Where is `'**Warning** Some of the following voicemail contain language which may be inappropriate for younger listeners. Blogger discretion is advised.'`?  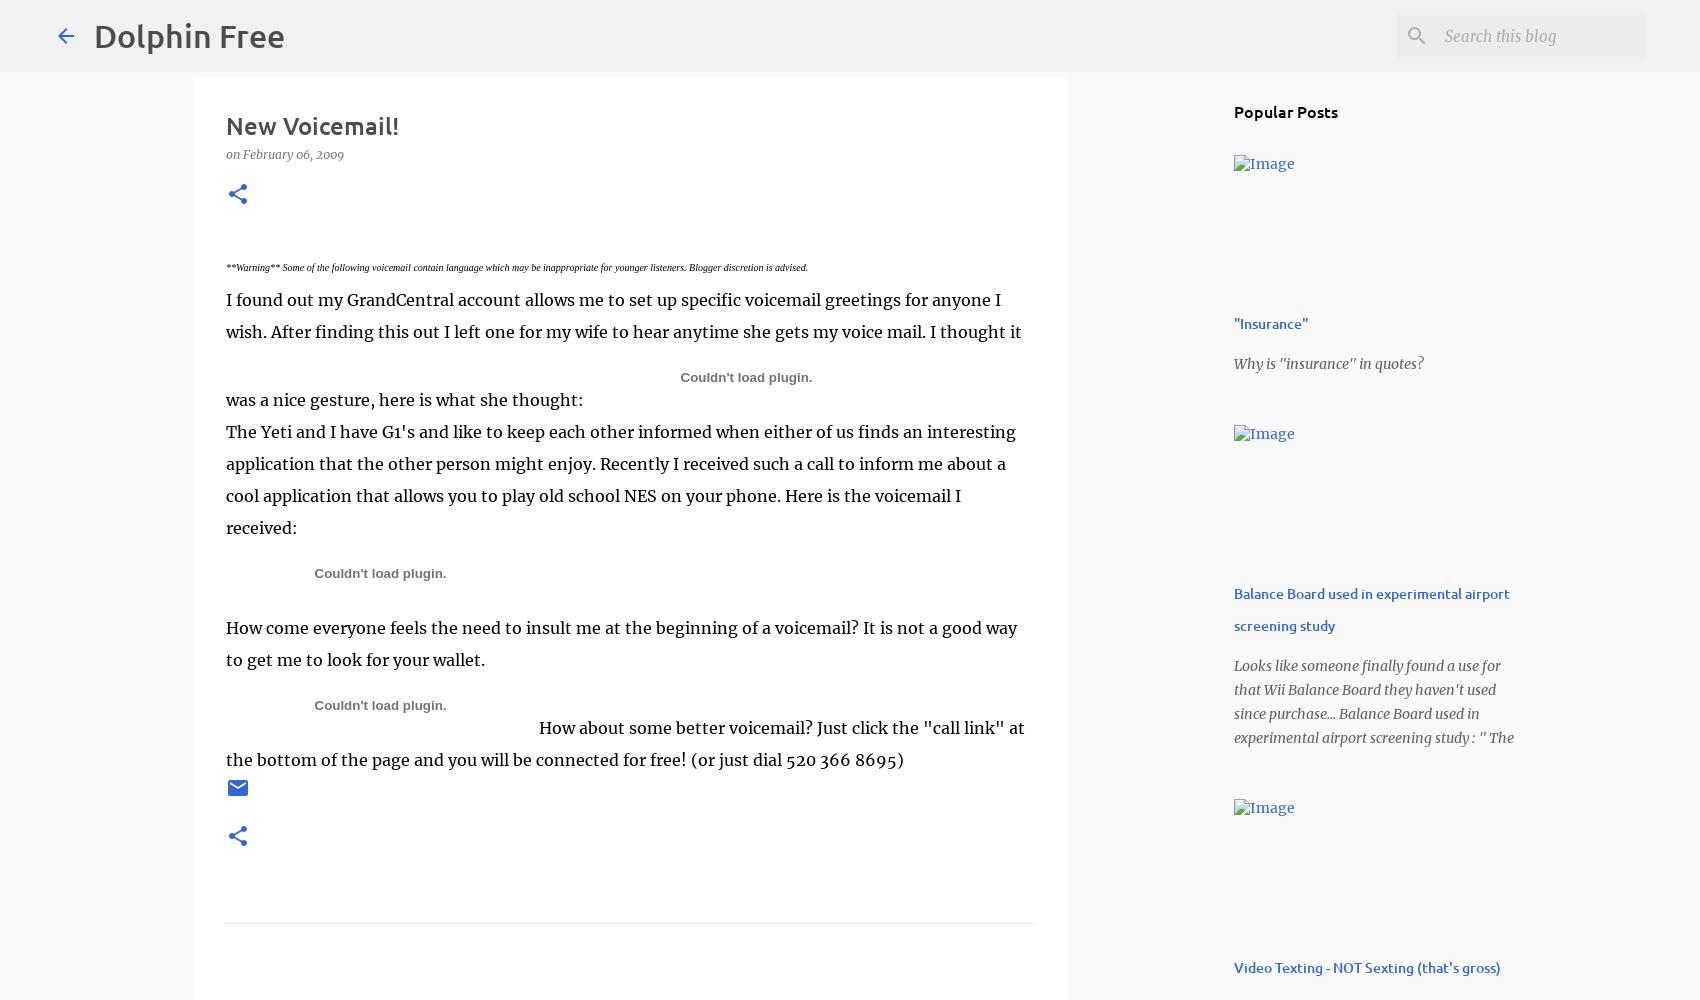
'**Warning** Some of the following voicemail contain language which may be inappropriate for younger listeners. Blogger discretion is advised.' is located at coordinates (516, 267).